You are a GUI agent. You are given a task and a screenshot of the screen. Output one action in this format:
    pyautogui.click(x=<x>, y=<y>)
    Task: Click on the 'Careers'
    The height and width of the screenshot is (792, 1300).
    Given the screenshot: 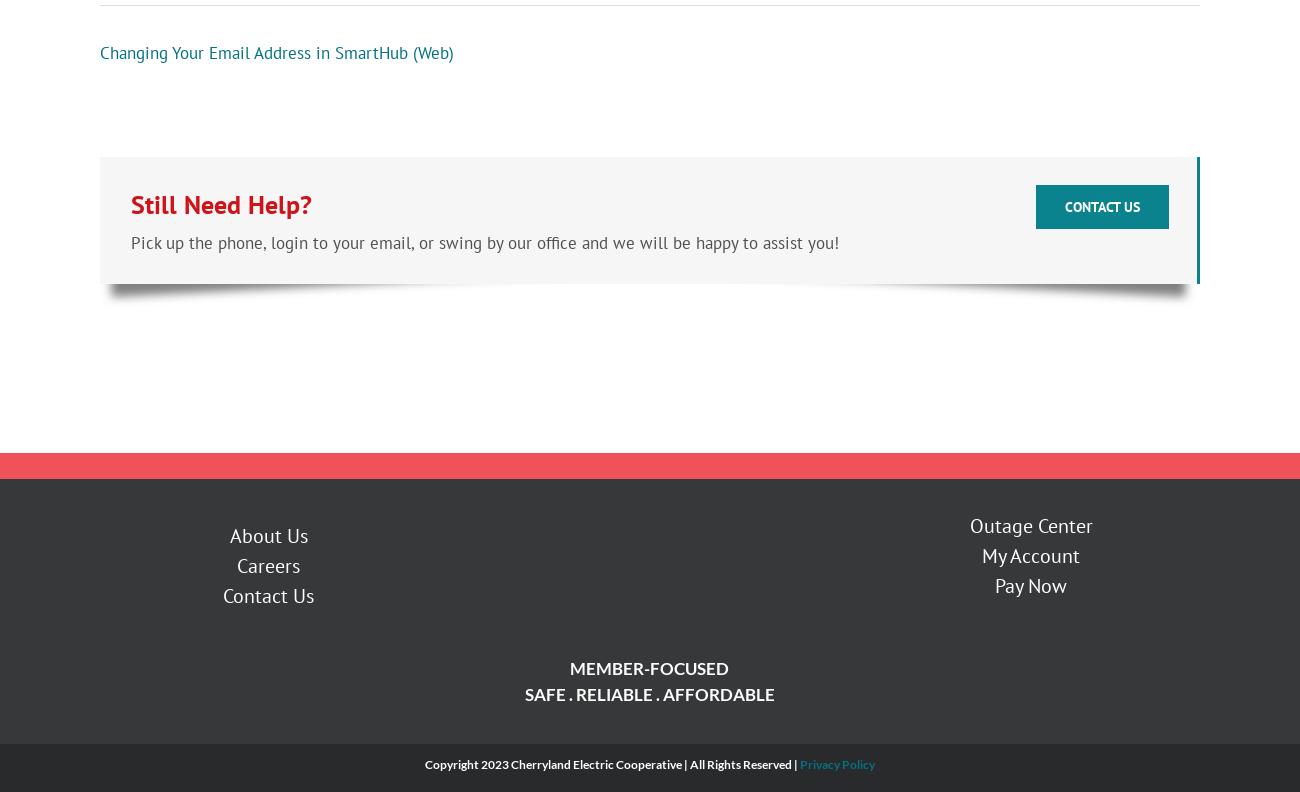 What is the action you would take?
    pyautogui.click(x=235, y=568)
    